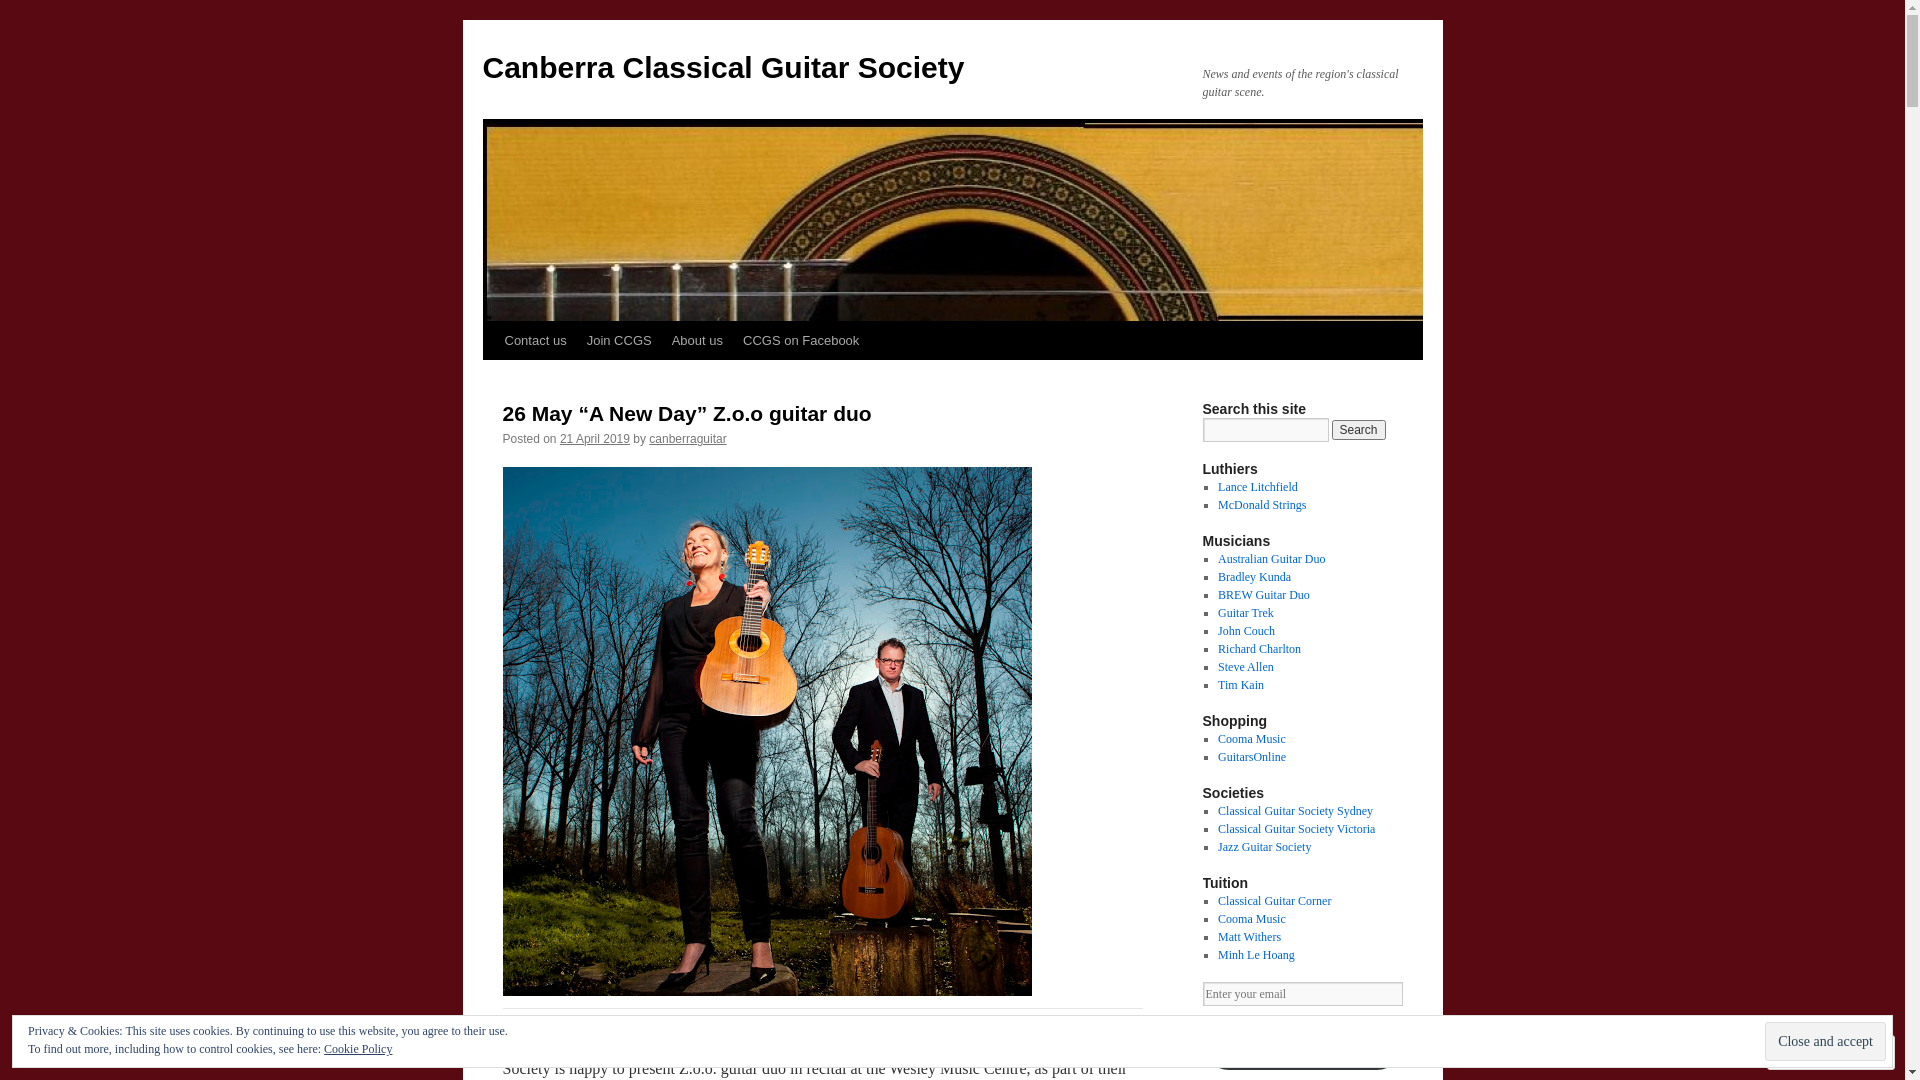  What do you see at coordinates (1258, 648) in the screenshot?
I see `'Richard Charlton'` at bounding box center [1258, 648].